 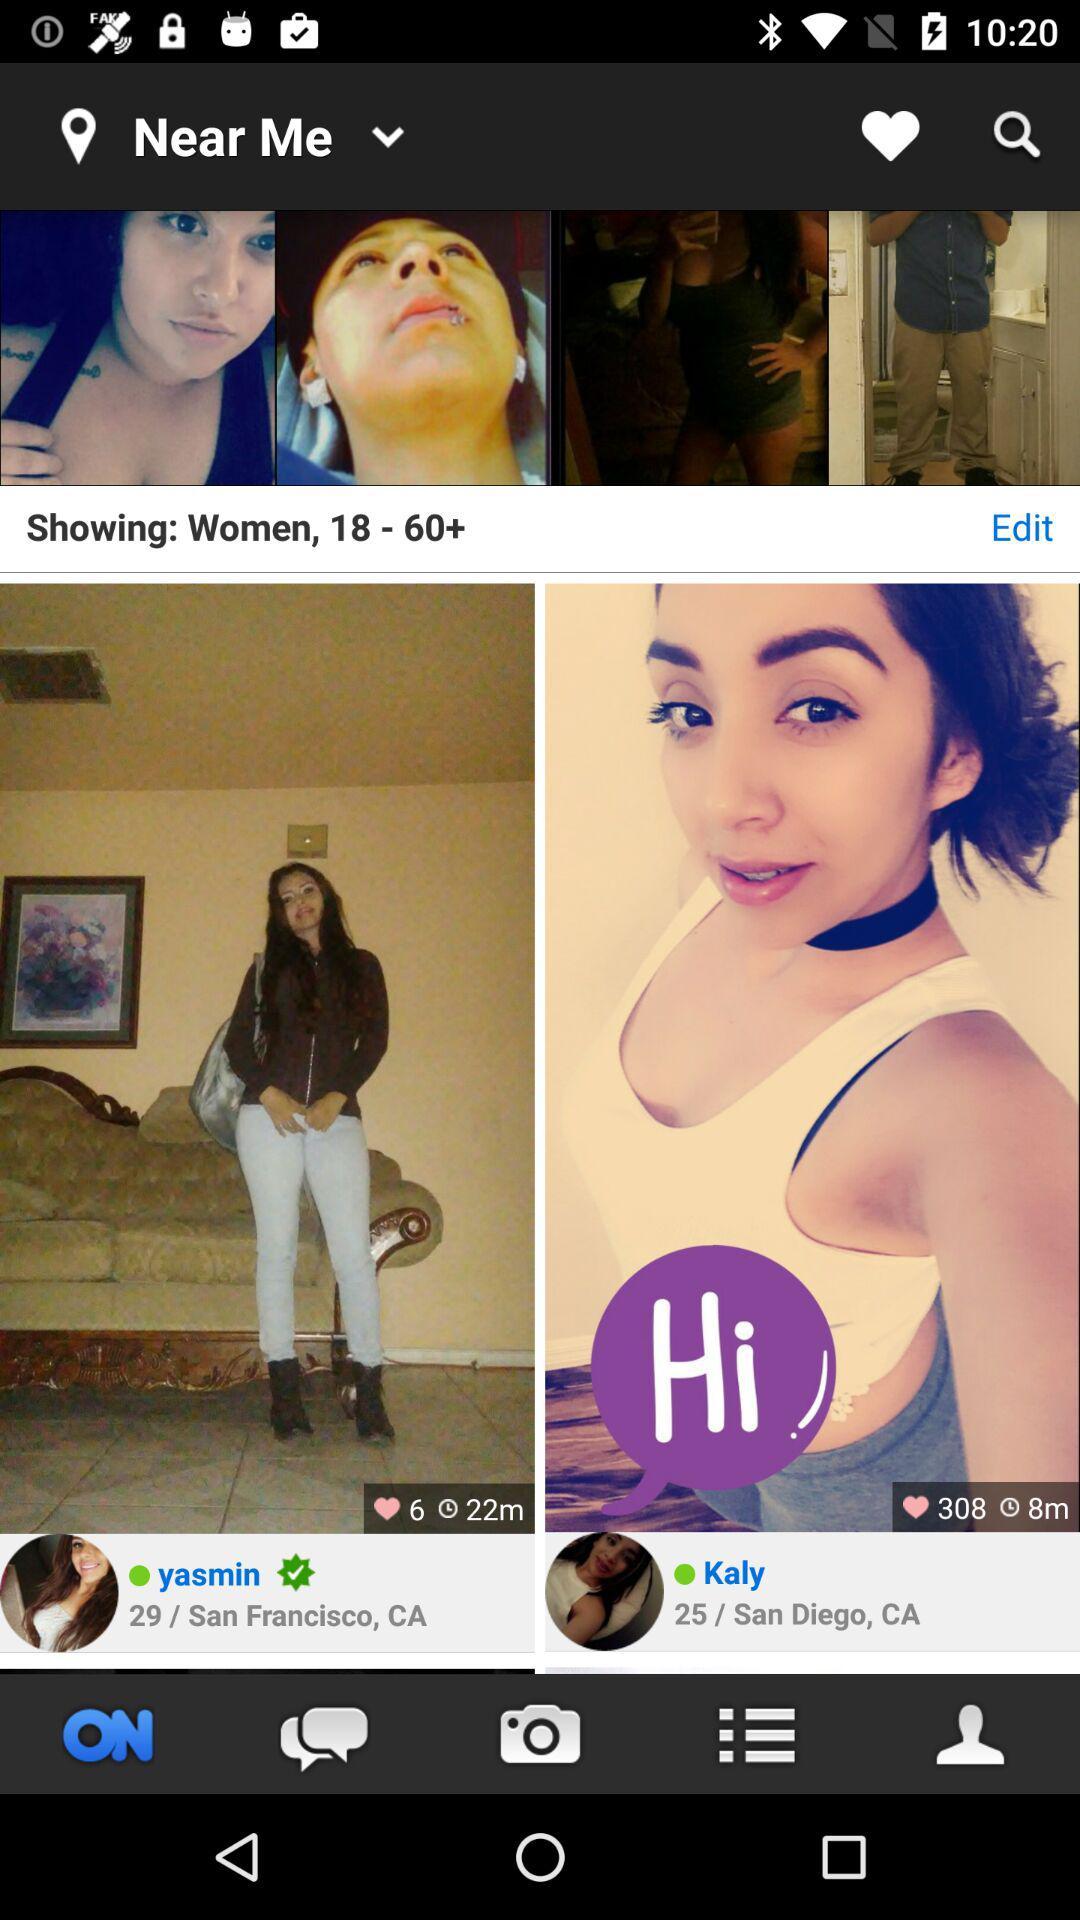 What do you see at coordinates (890, 136) in the screenshot?
I see `the heart icon left to search icon` at bounding box center [890, 136].